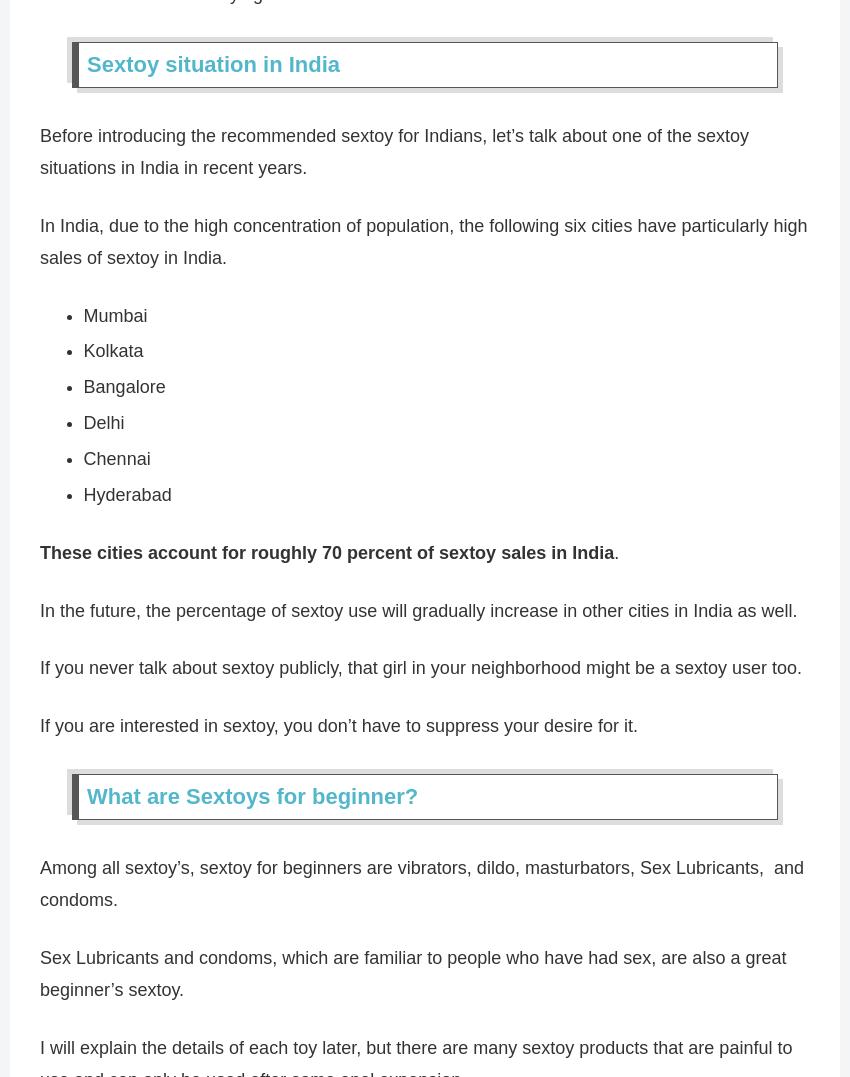 The width and height of the screenshot is (850, 1077). I want to click on 'Bangalore', so click(123, 386).